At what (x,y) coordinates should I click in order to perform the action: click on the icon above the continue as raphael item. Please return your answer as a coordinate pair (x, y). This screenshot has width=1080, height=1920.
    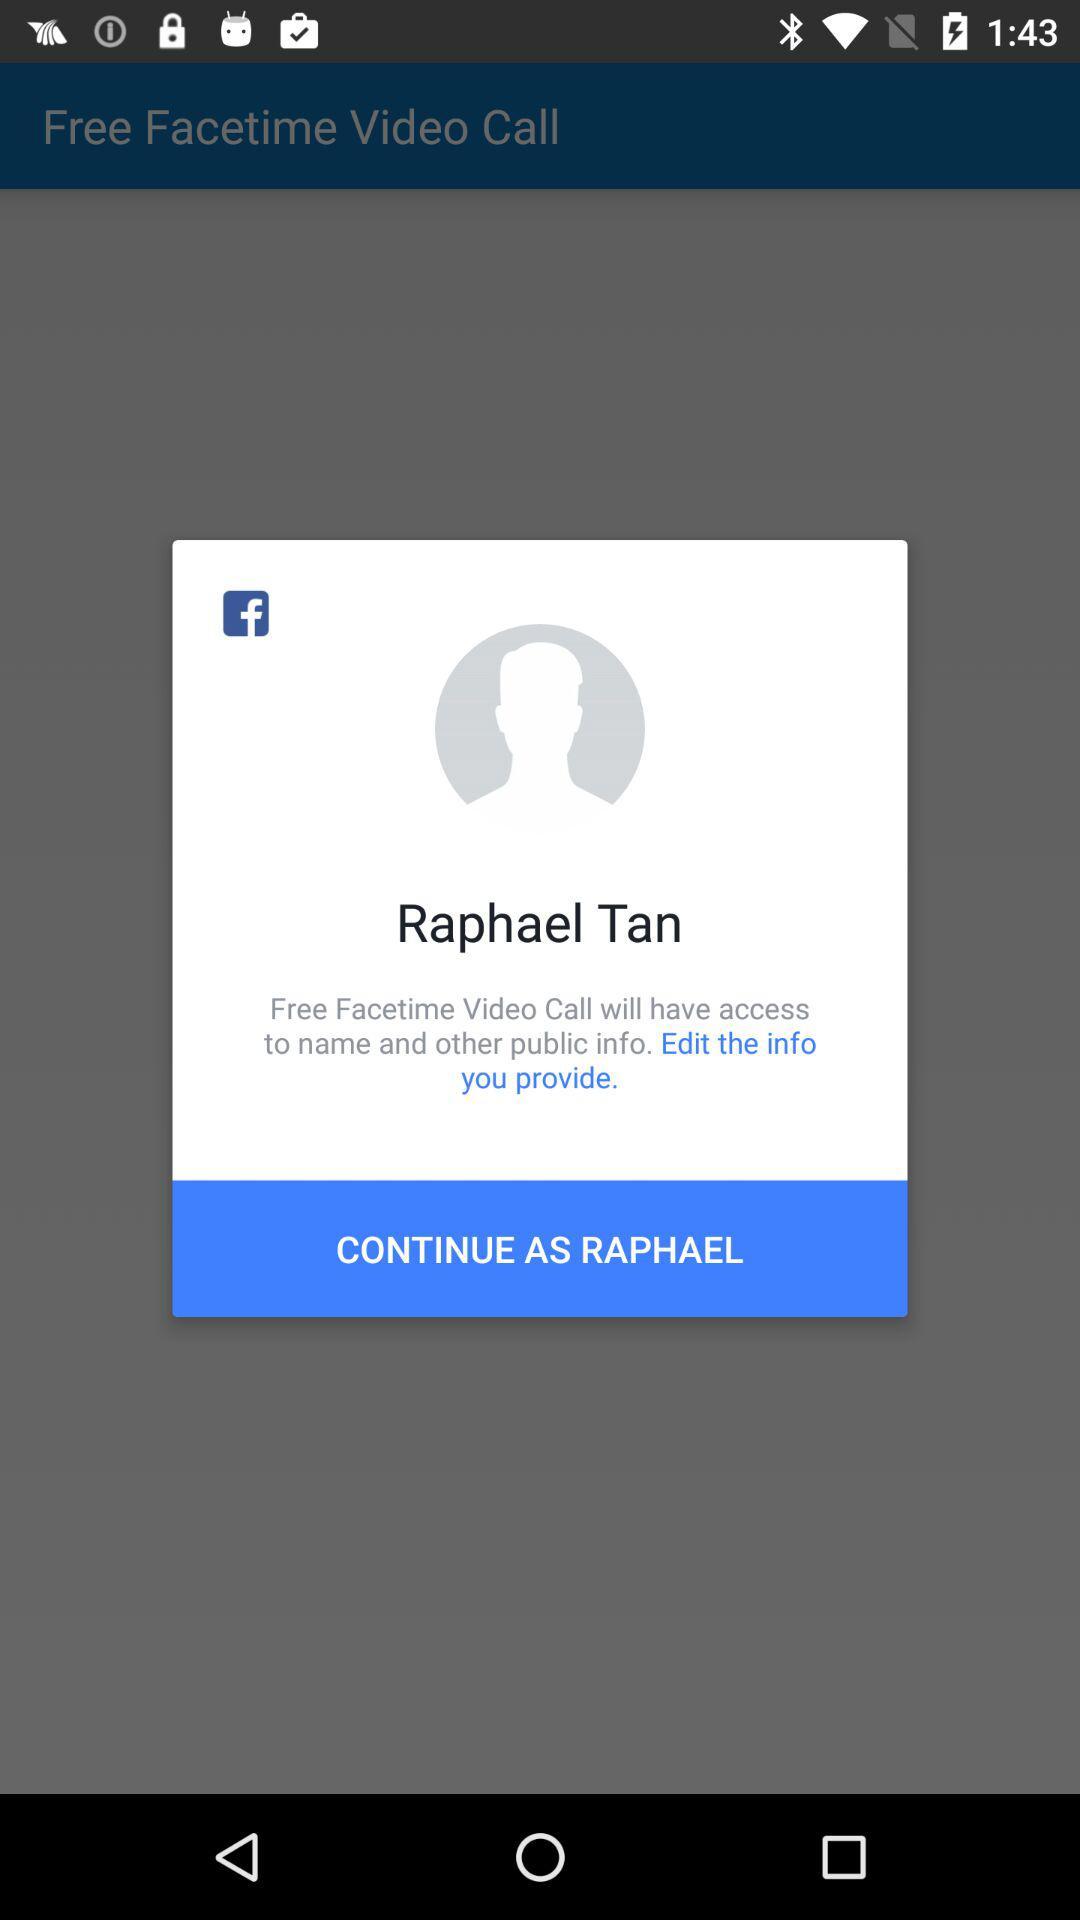
    Looking at the image, I should click on (540, 1041).